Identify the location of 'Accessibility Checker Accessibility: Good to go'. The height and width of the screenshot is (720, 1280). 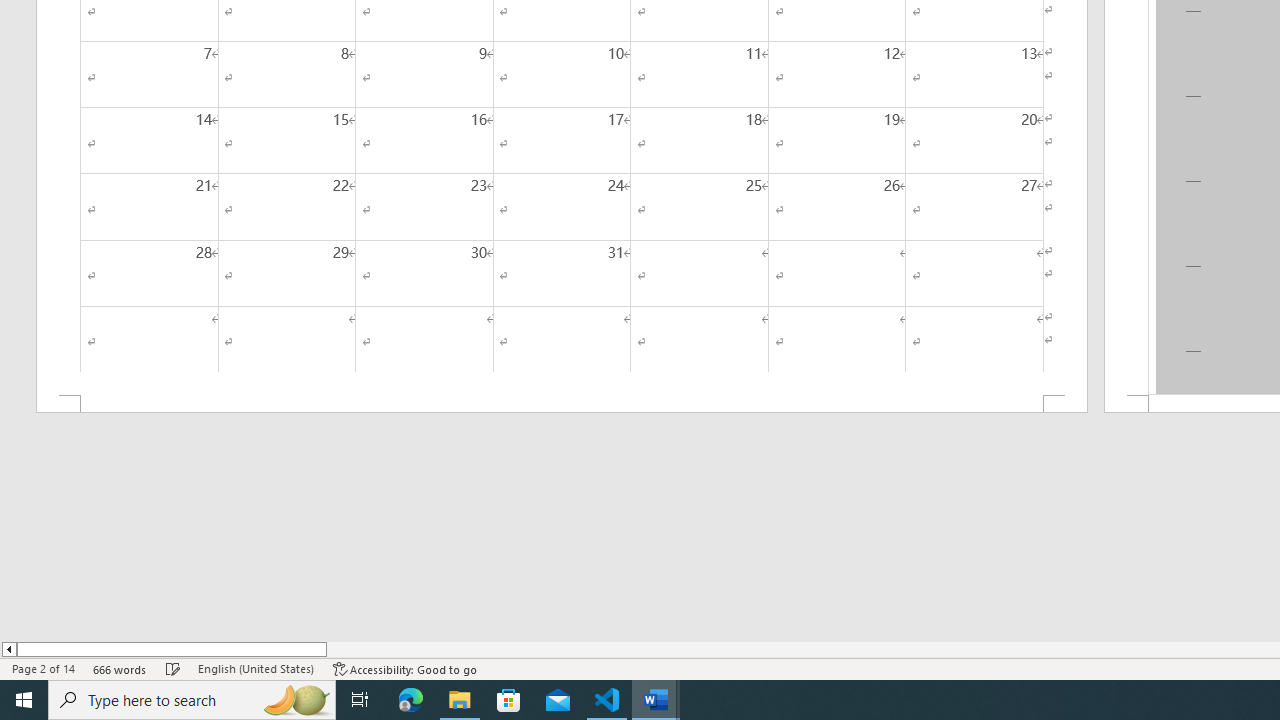
(404, 669).